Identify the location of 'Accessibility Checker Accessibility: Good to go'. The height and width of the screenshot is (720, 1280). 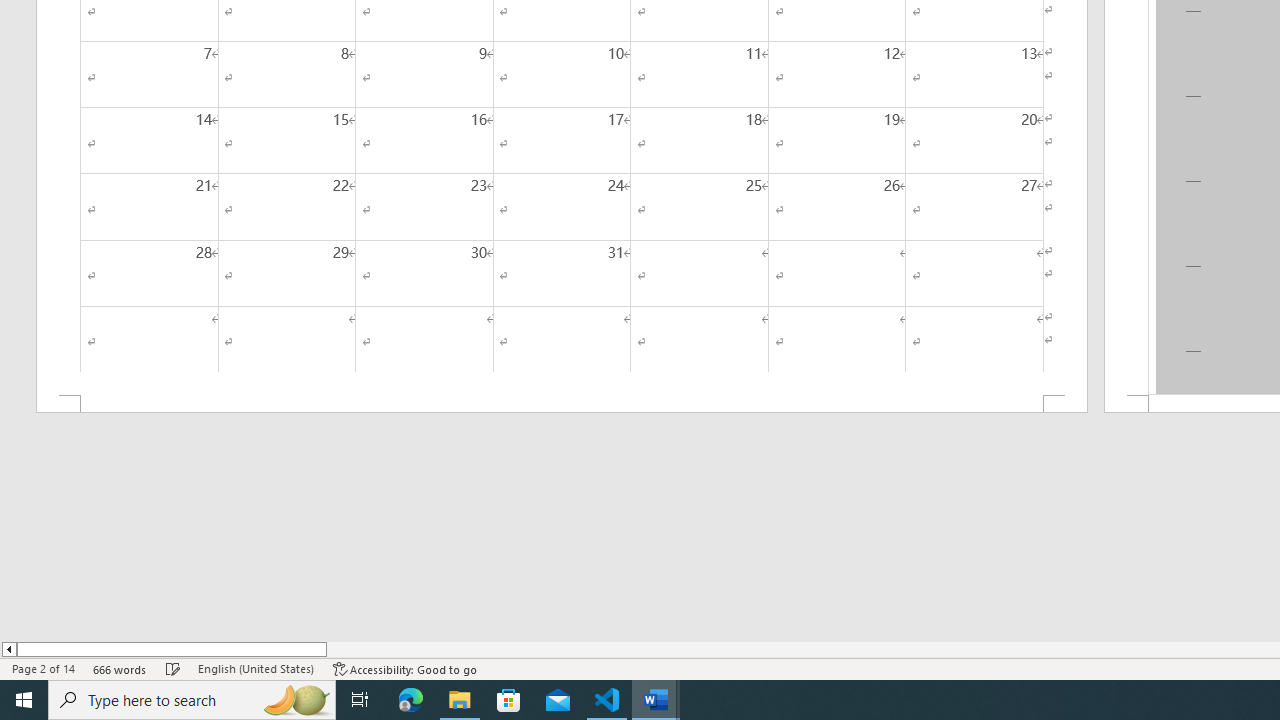
(404, 669).